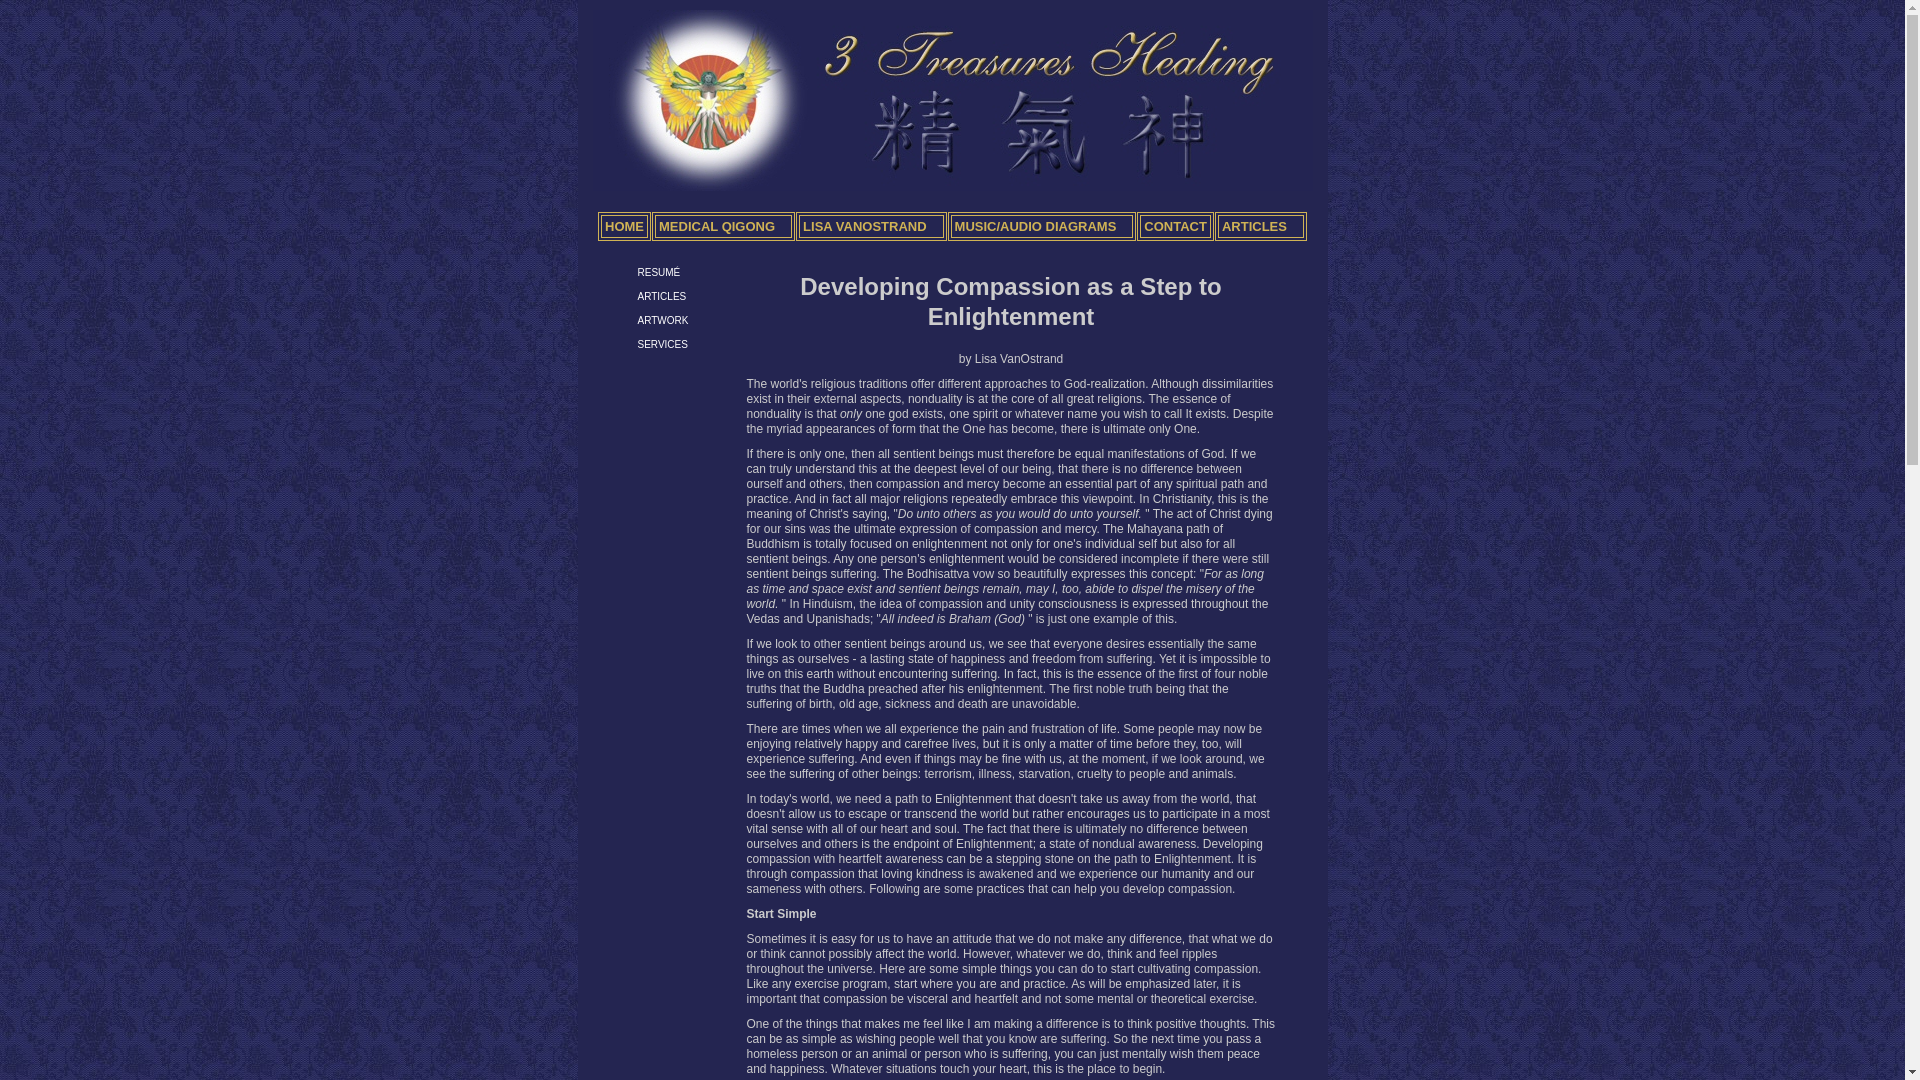  What do you see at coordinates (637, 296) in the screenshot?
I see `'ARTICLES'` at bounding box center [637, 296].